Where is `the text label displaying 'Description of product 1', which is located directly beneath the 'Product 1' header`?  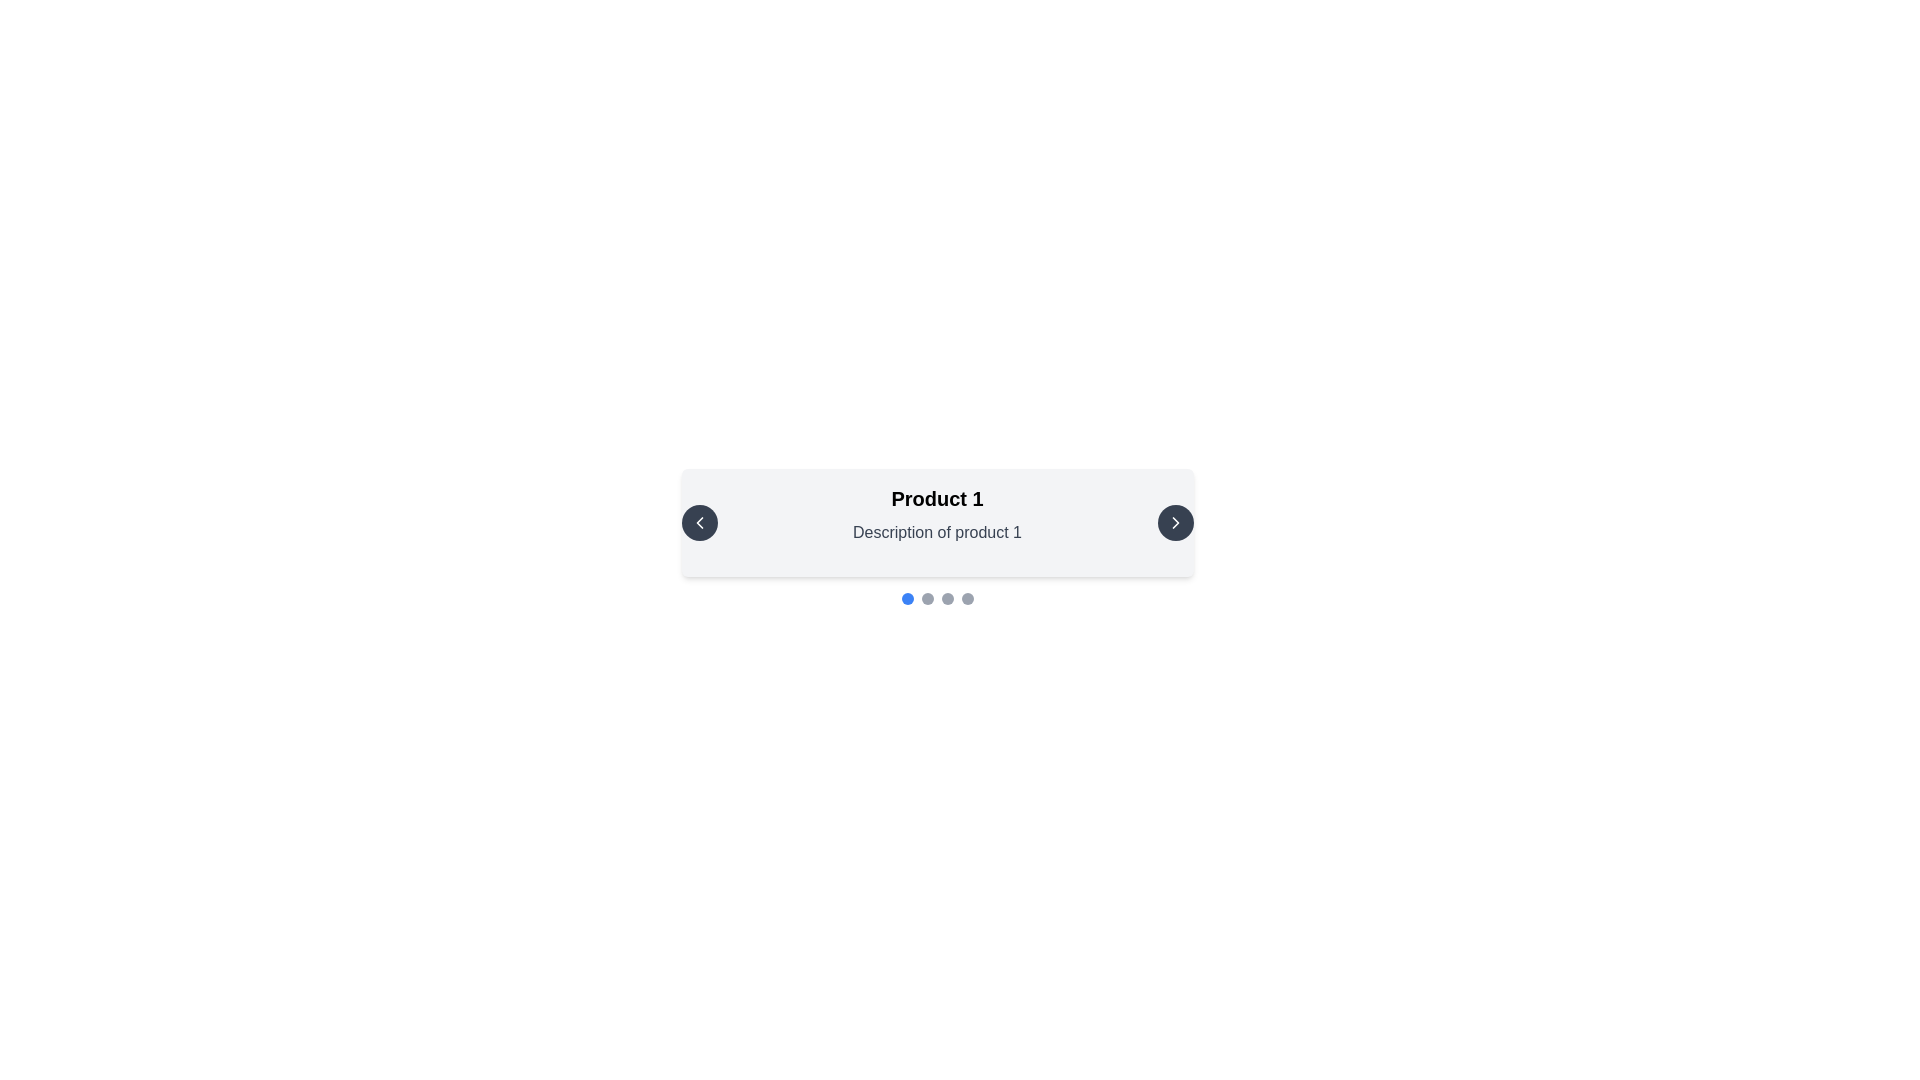
the text label displaying 'Description of product 1', which is located directly beneath the 'Product 1' header is located at coordinates (936, 531).